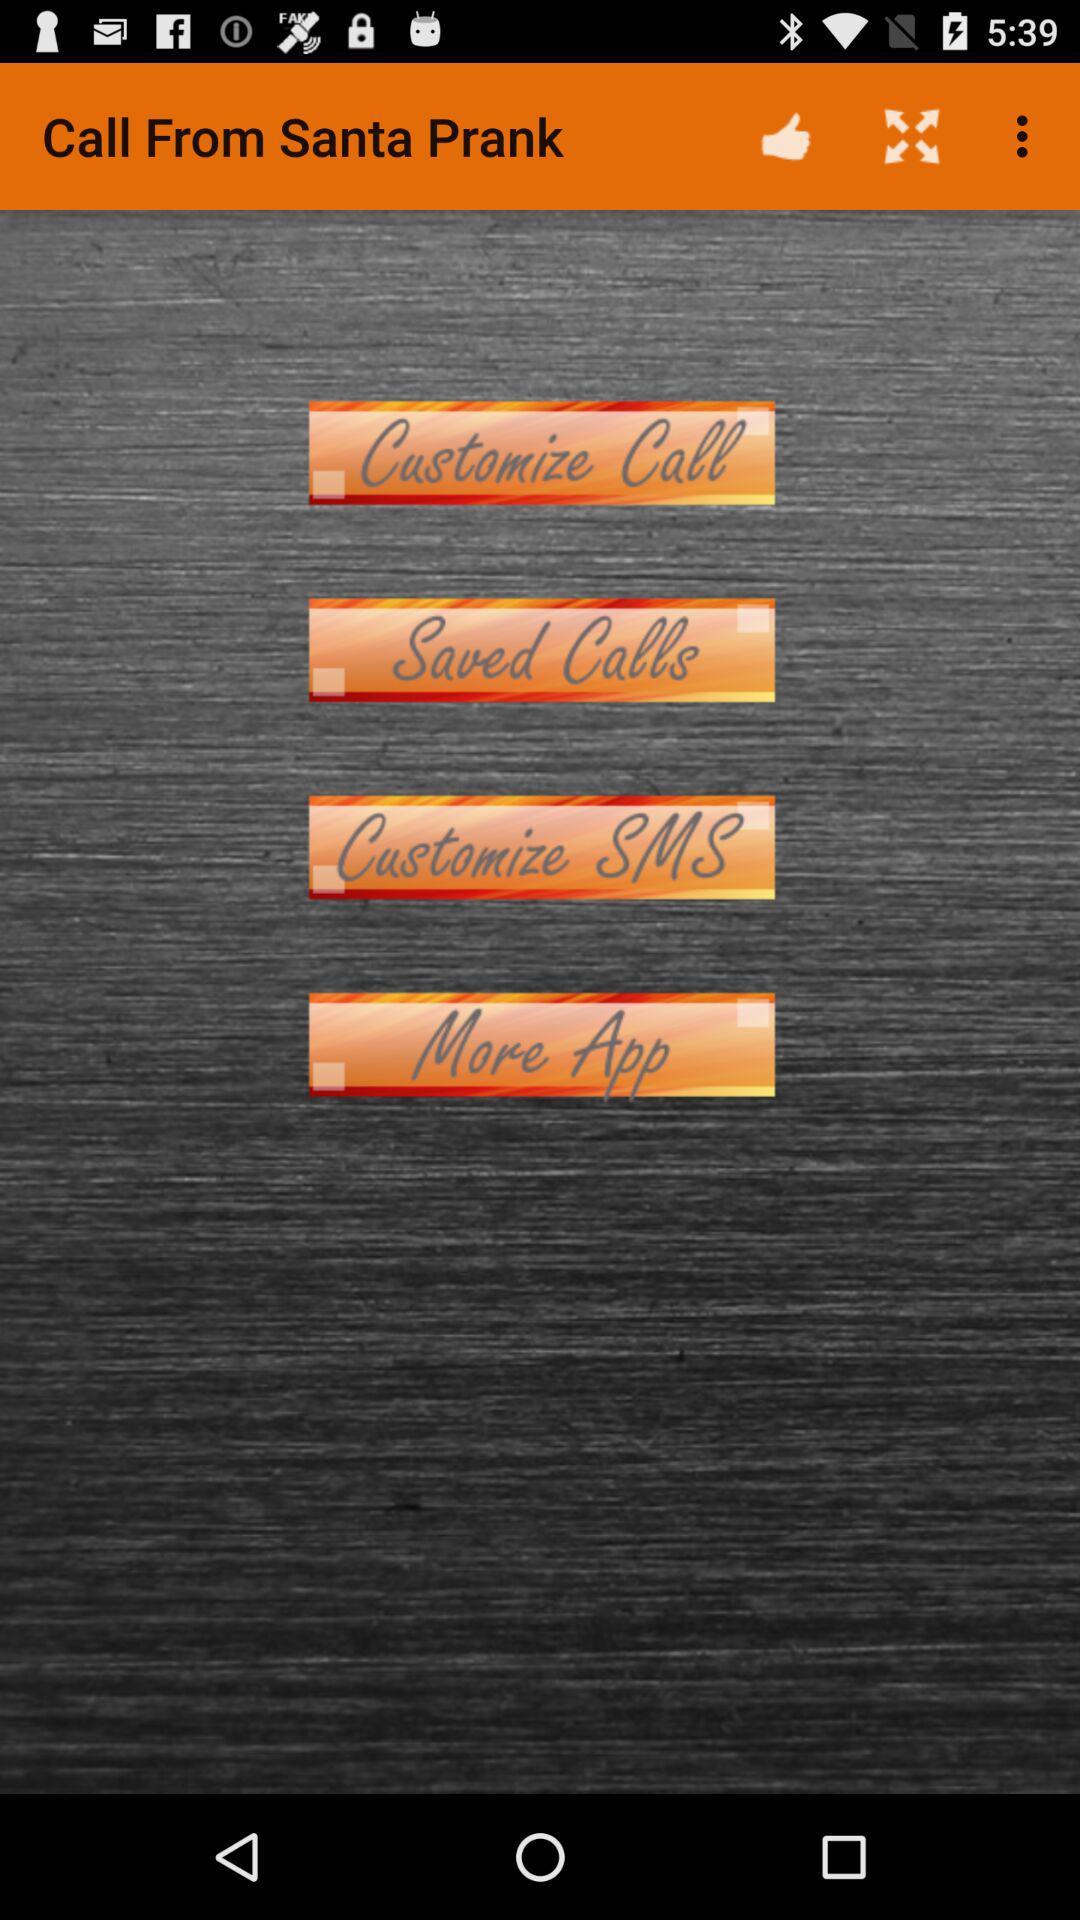  What do you see at coordinates (540, 650) in the screenshot?
I see `calls` at bounding box center [540, 650].